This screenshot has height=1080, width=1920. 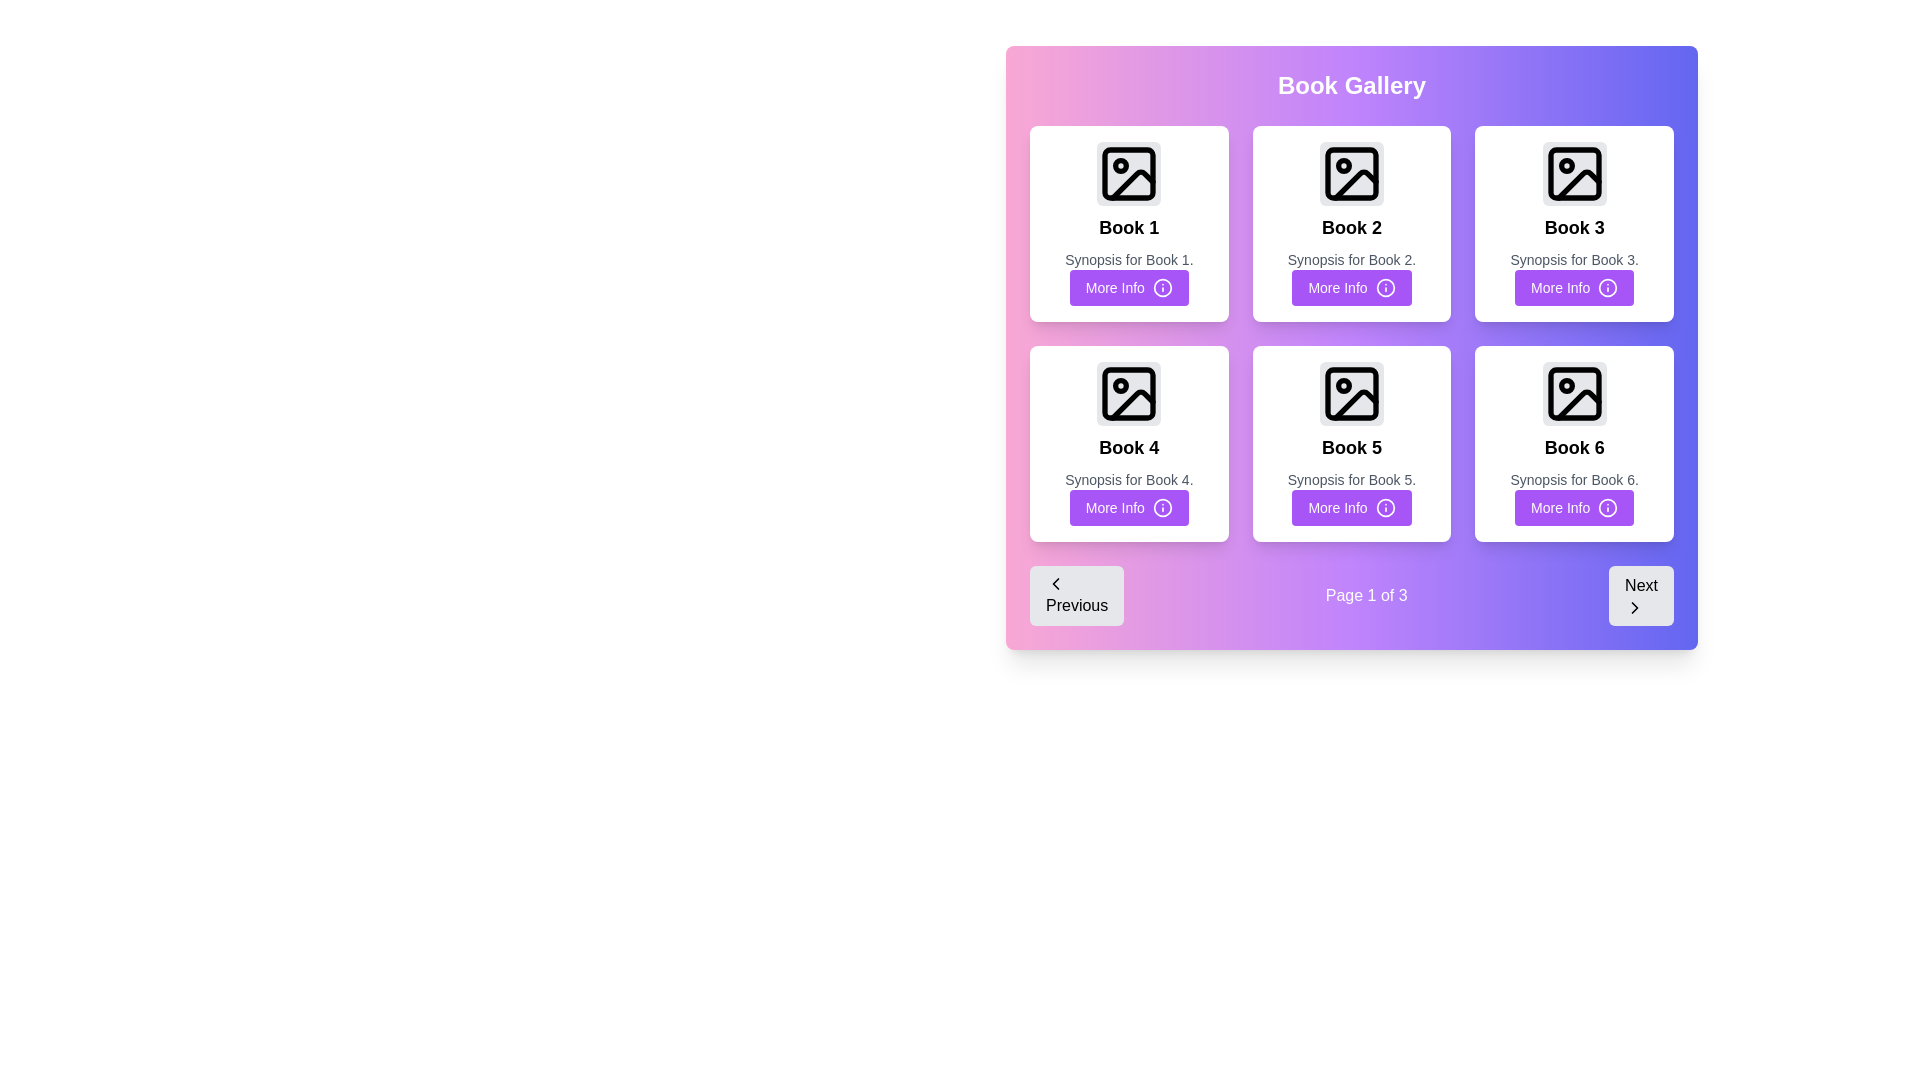 I want to click on the purple 'More Info' button with an information icon located at the bottom center of the 'Book 1' card in the 'Book Gallery' interface, so click(x=1129, y=288).